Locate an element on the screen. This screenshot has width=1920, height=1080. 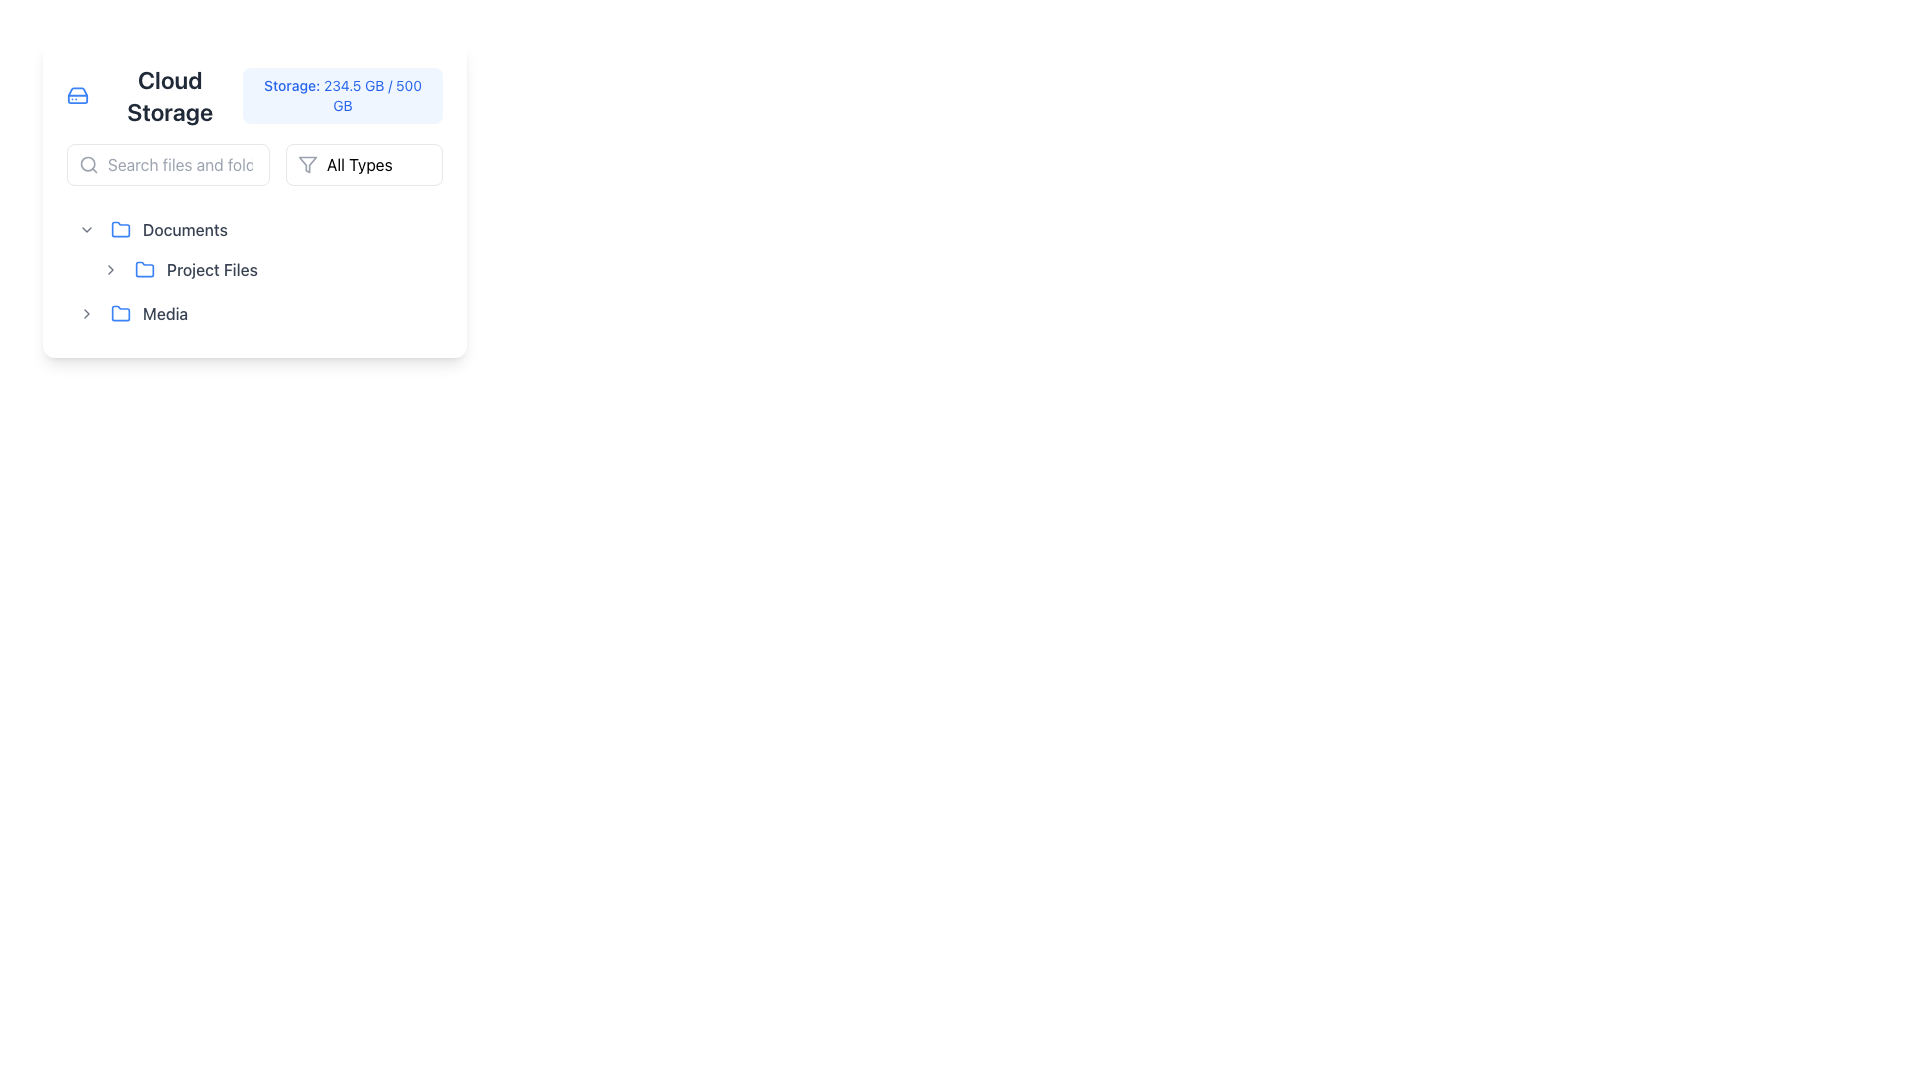
the downward-pointing gray triangular icon is located at coordinates (85, 229).